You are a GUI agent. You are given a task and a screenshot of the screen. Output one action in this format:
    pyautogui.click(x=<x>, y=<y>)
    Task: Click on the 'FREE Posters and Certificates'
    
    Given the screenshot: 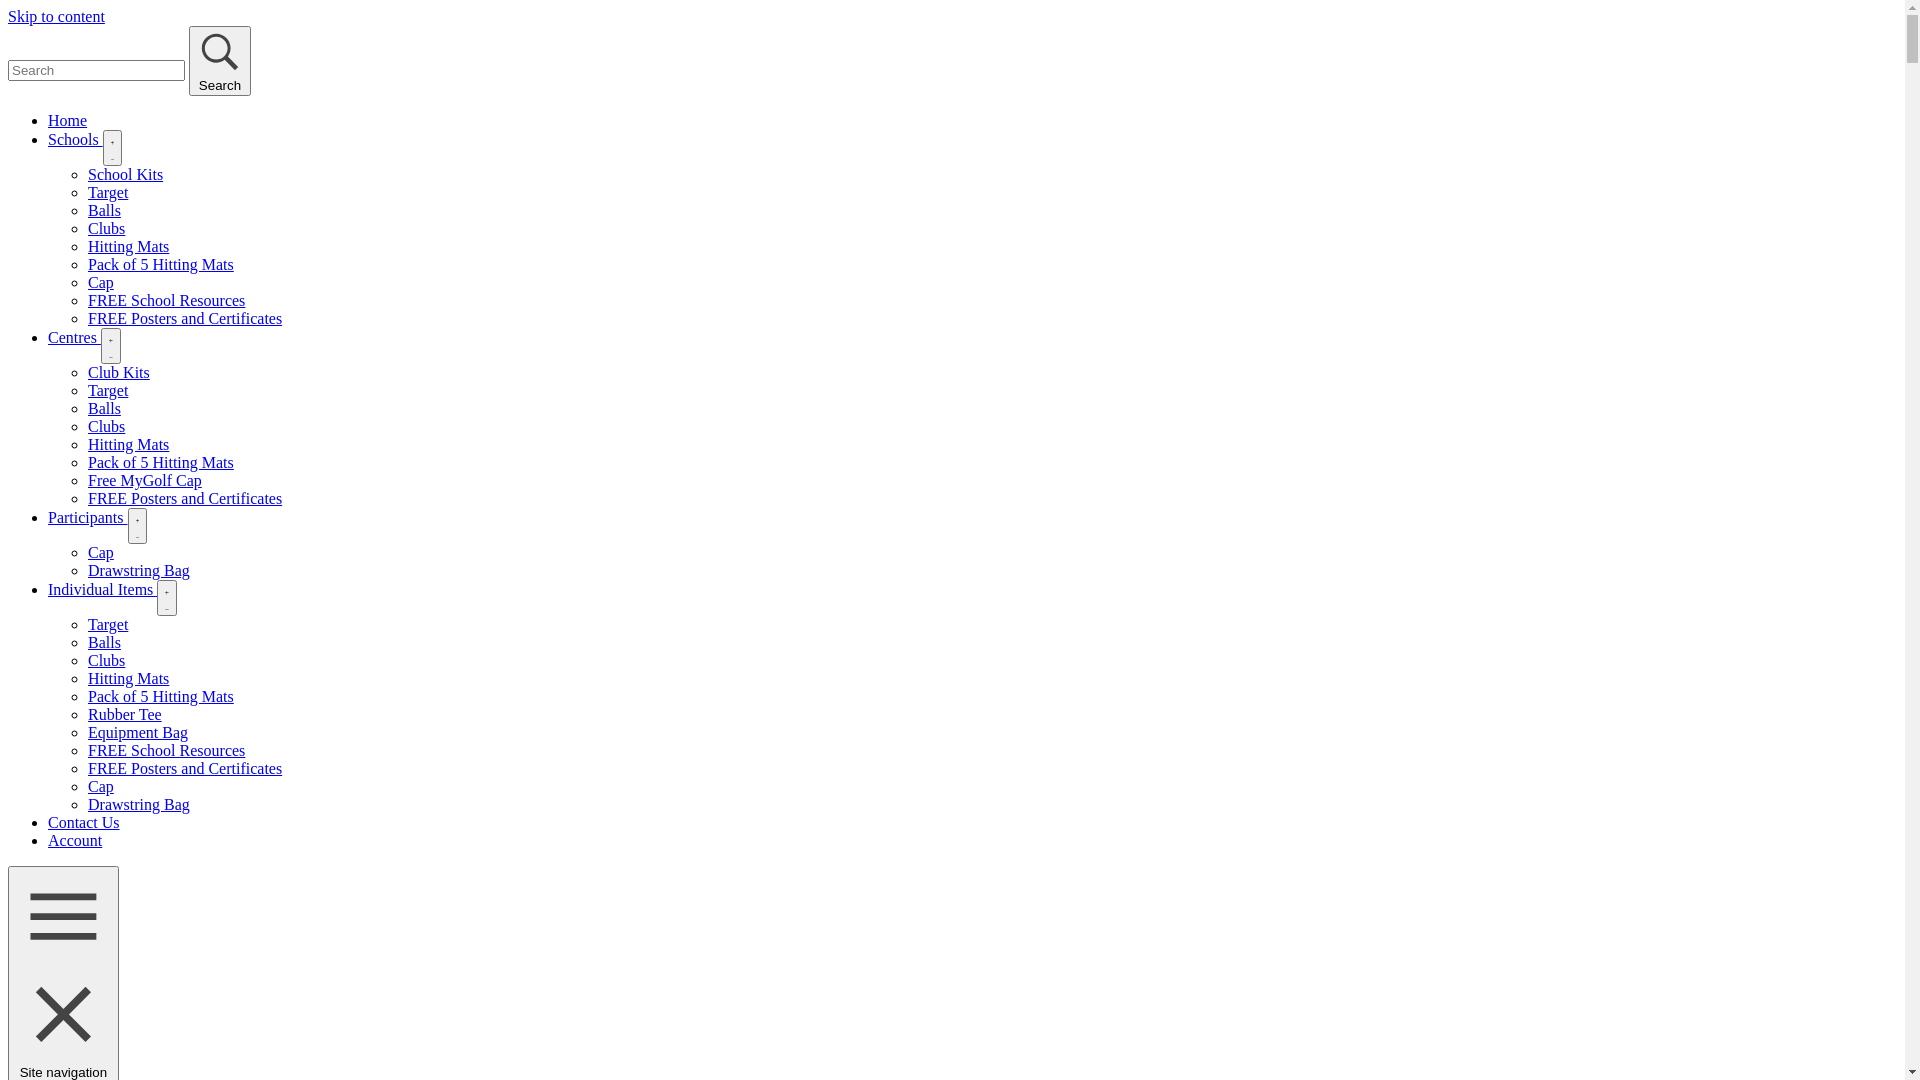 What is the action you would take?
    pyautogui.click(x=185, y=317)
    